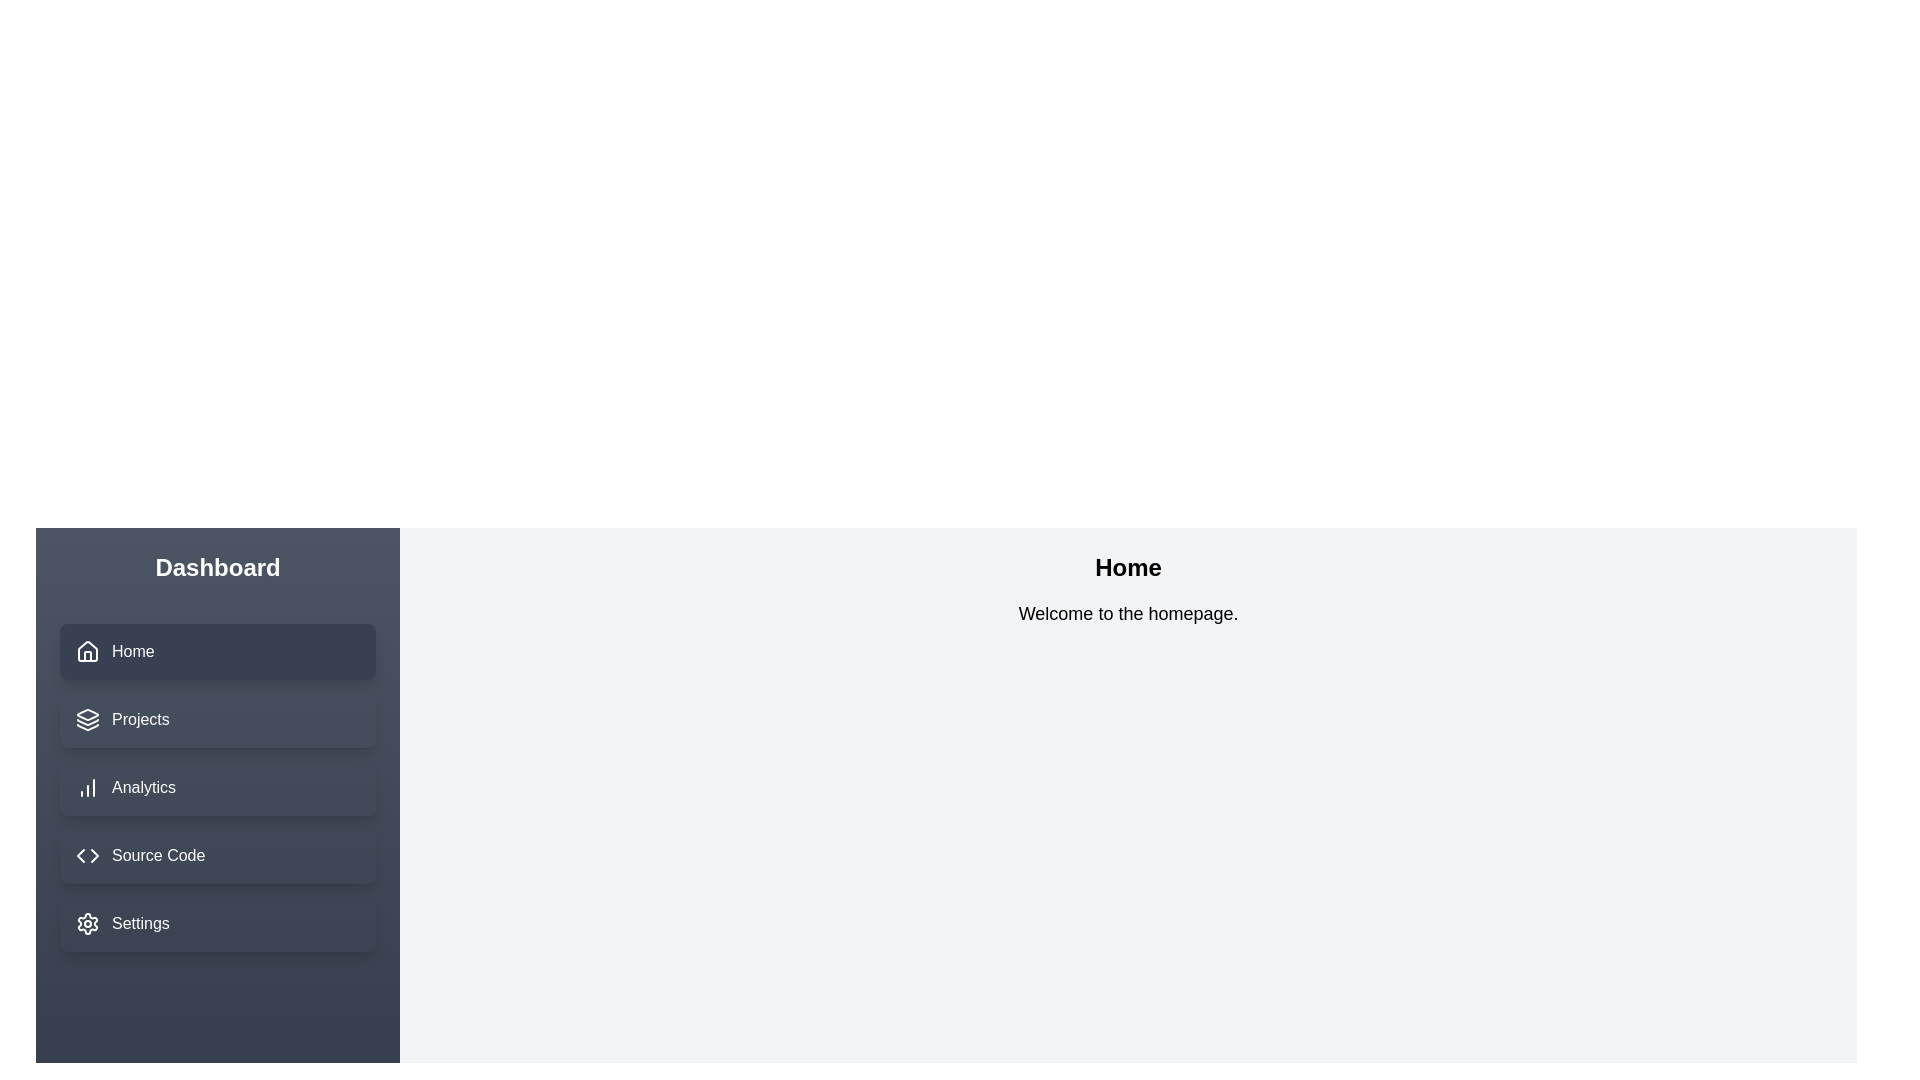 The width and height of the screenshot is (1920, 1080). Describe the element at coordinates (86, 720) in the screenshot. I see `the 'Projects' icon located in the left-hand vertical navigation panel titled 'Dashboard'` at that location.